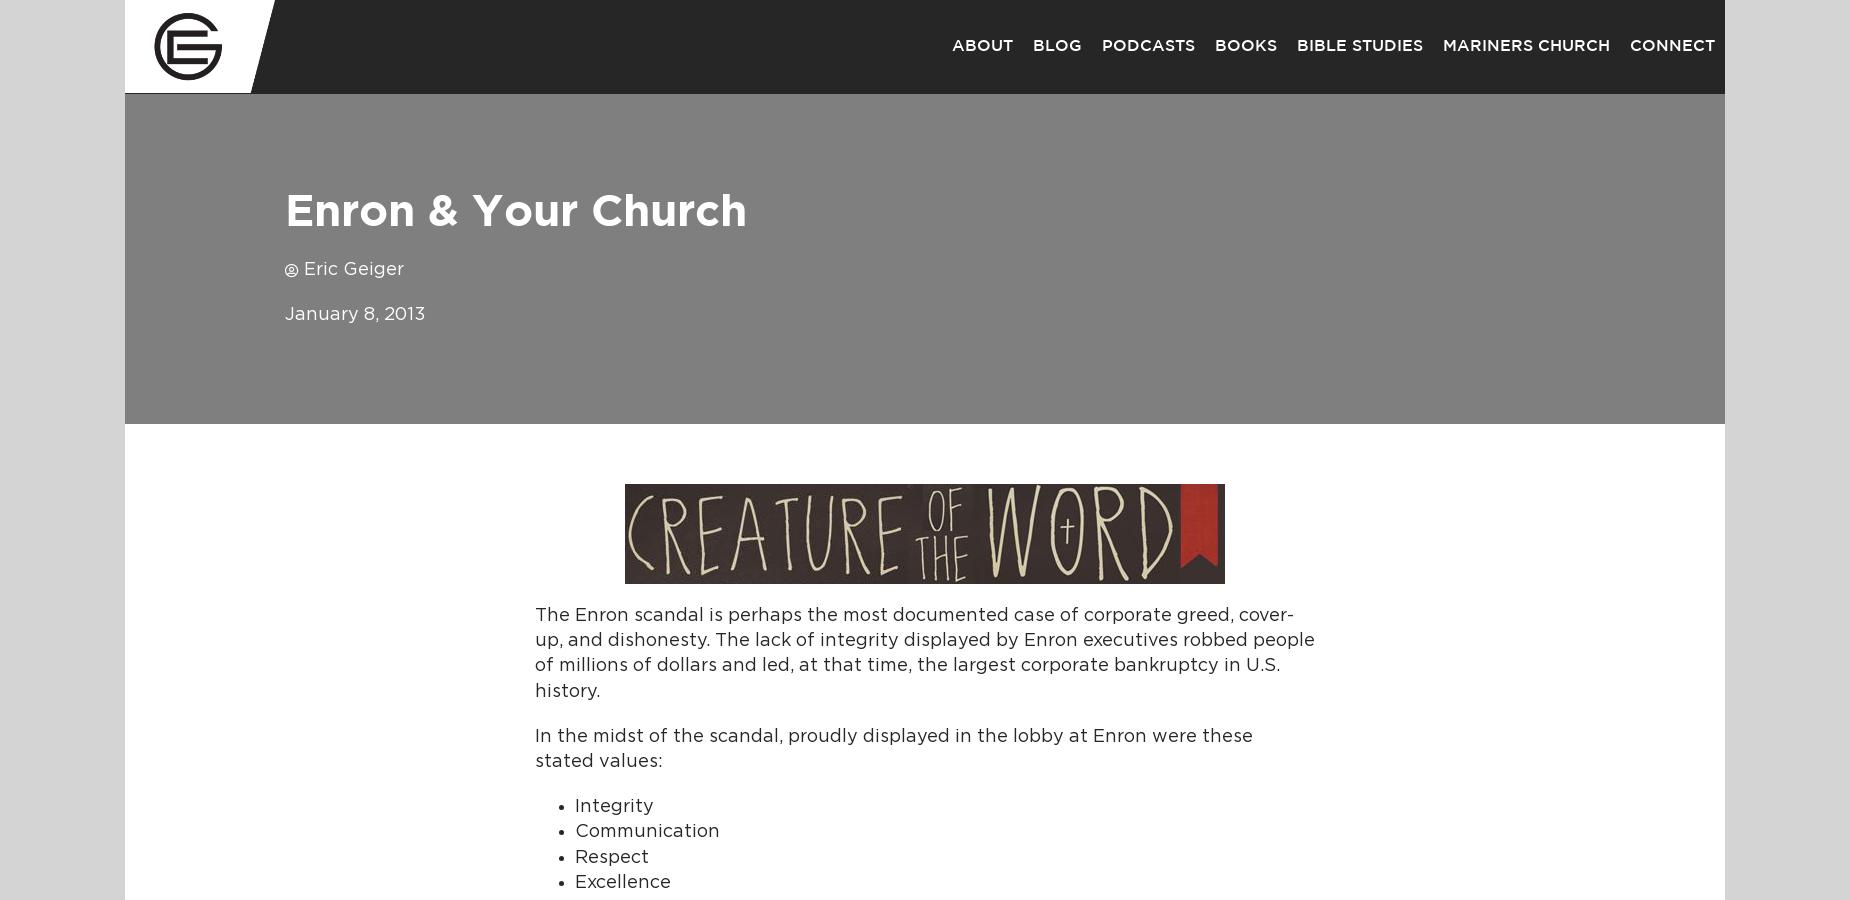 This screenshot has width=1850, height=900. I want to click on 'Eric Geiger', so click(353, 269).